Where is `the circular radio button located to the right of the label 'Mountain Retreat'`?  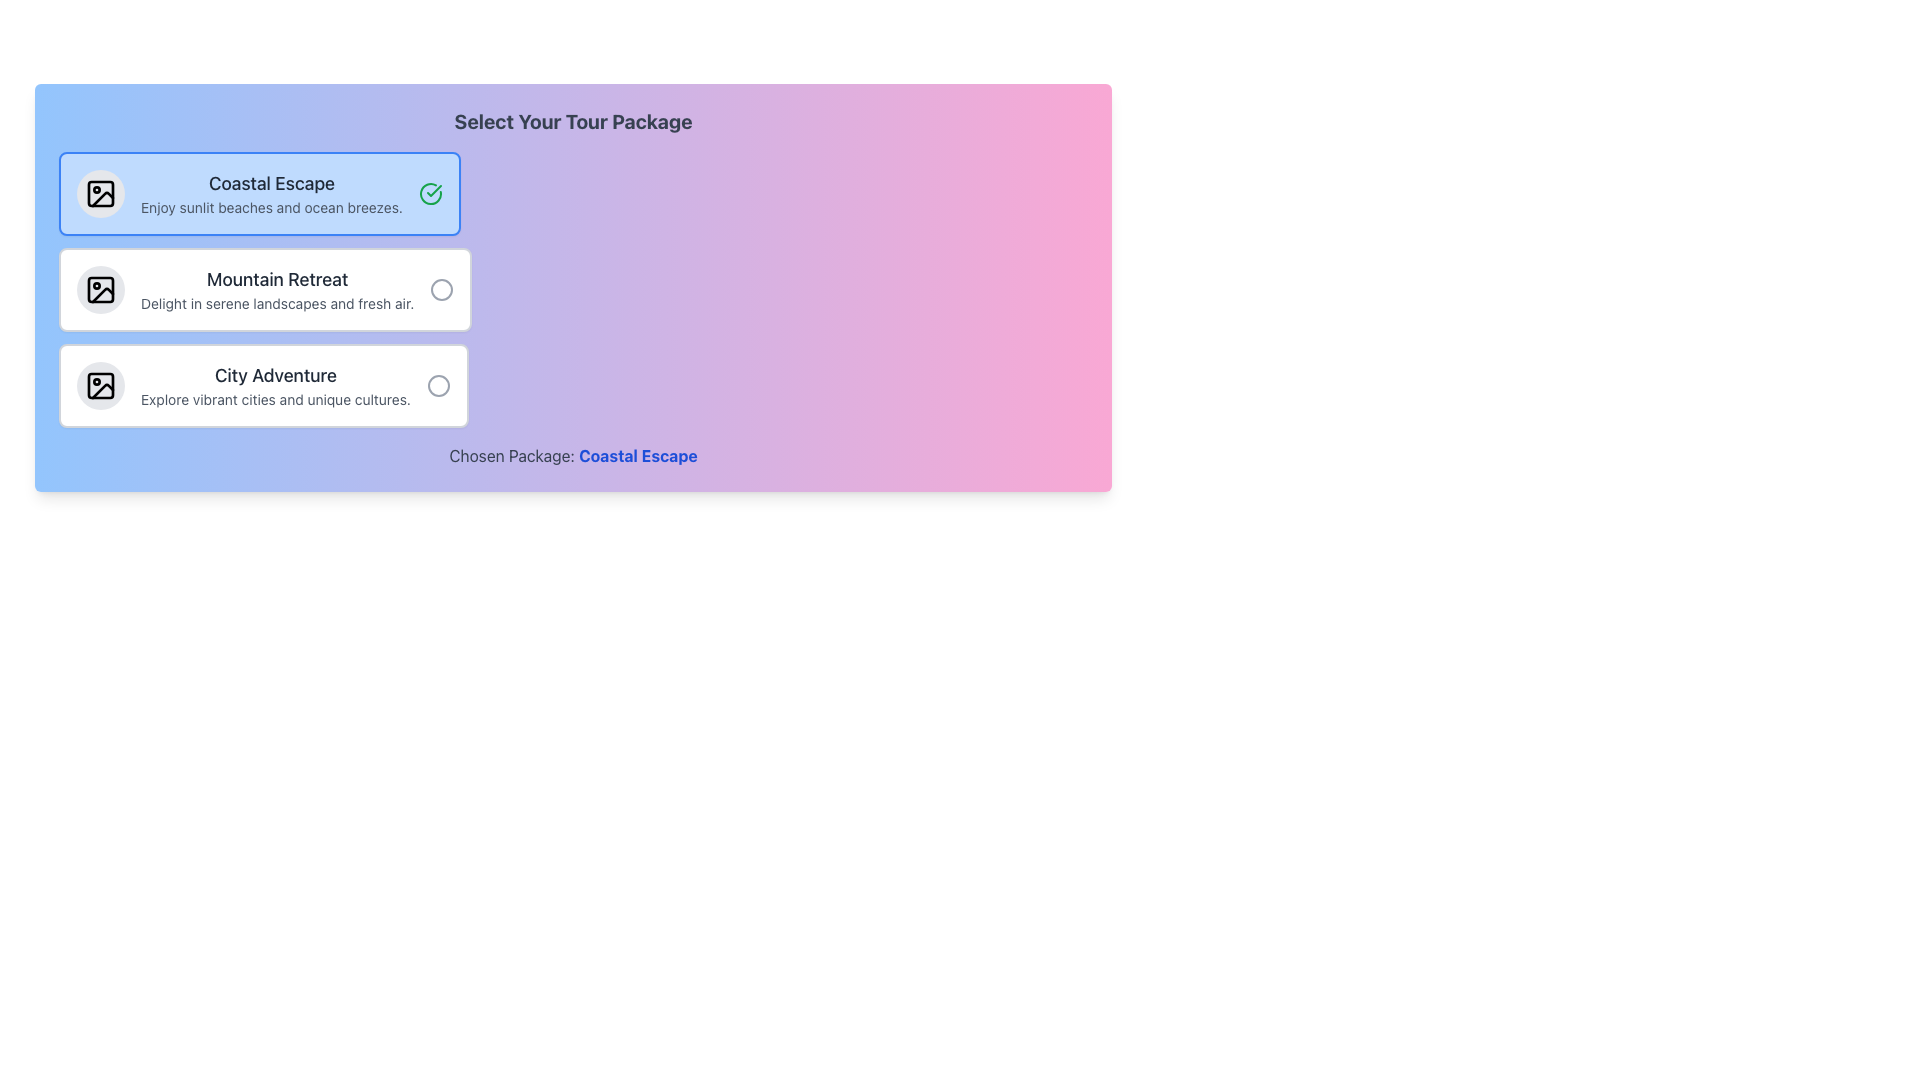 the circular radio button located to the right of the label 'Mountain Retreat' is located at coordinates (441, 289).